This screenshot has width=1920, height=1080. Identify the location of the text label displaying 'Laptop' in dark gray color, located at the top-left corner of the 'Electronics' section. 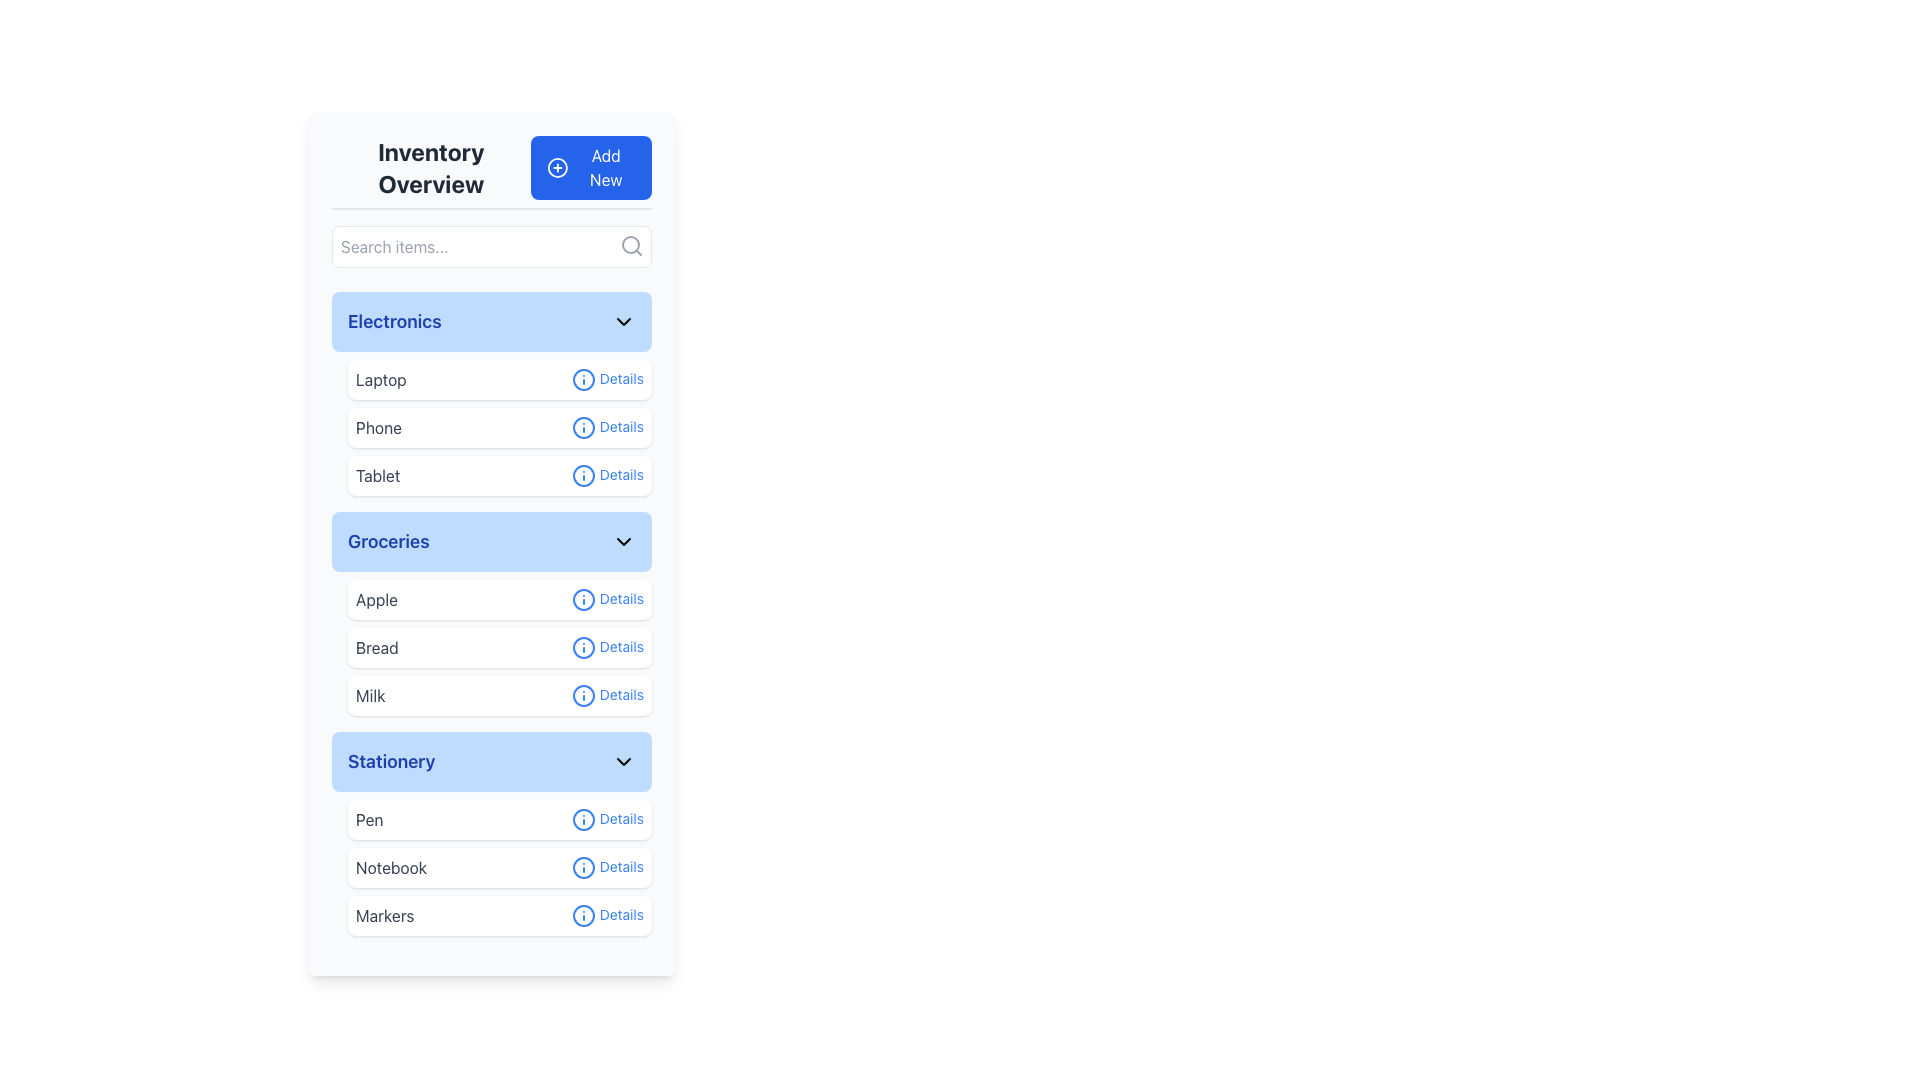
(381, 380).